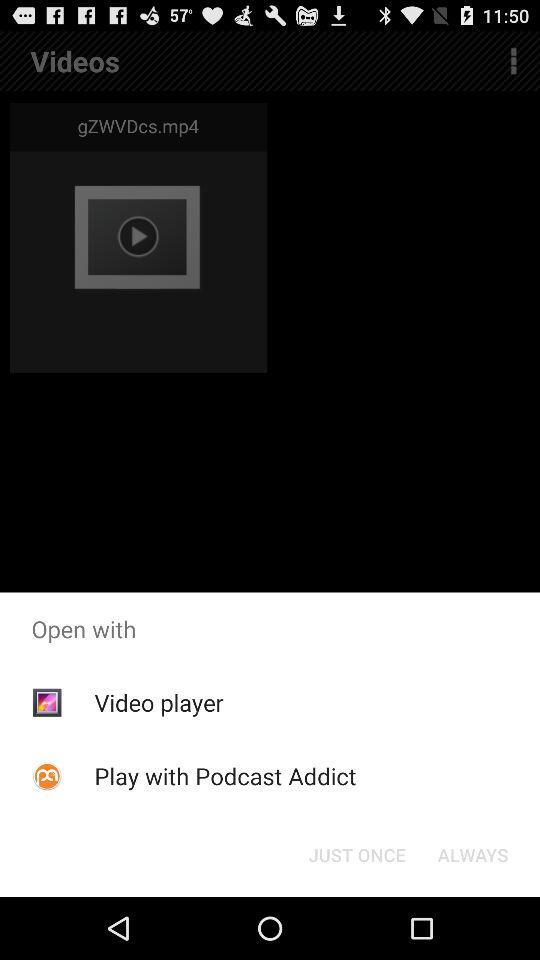  What do you see at coordinates (224, 775) in the screenshot?
I see `button above just once icon` at bounding box center [224, 775].